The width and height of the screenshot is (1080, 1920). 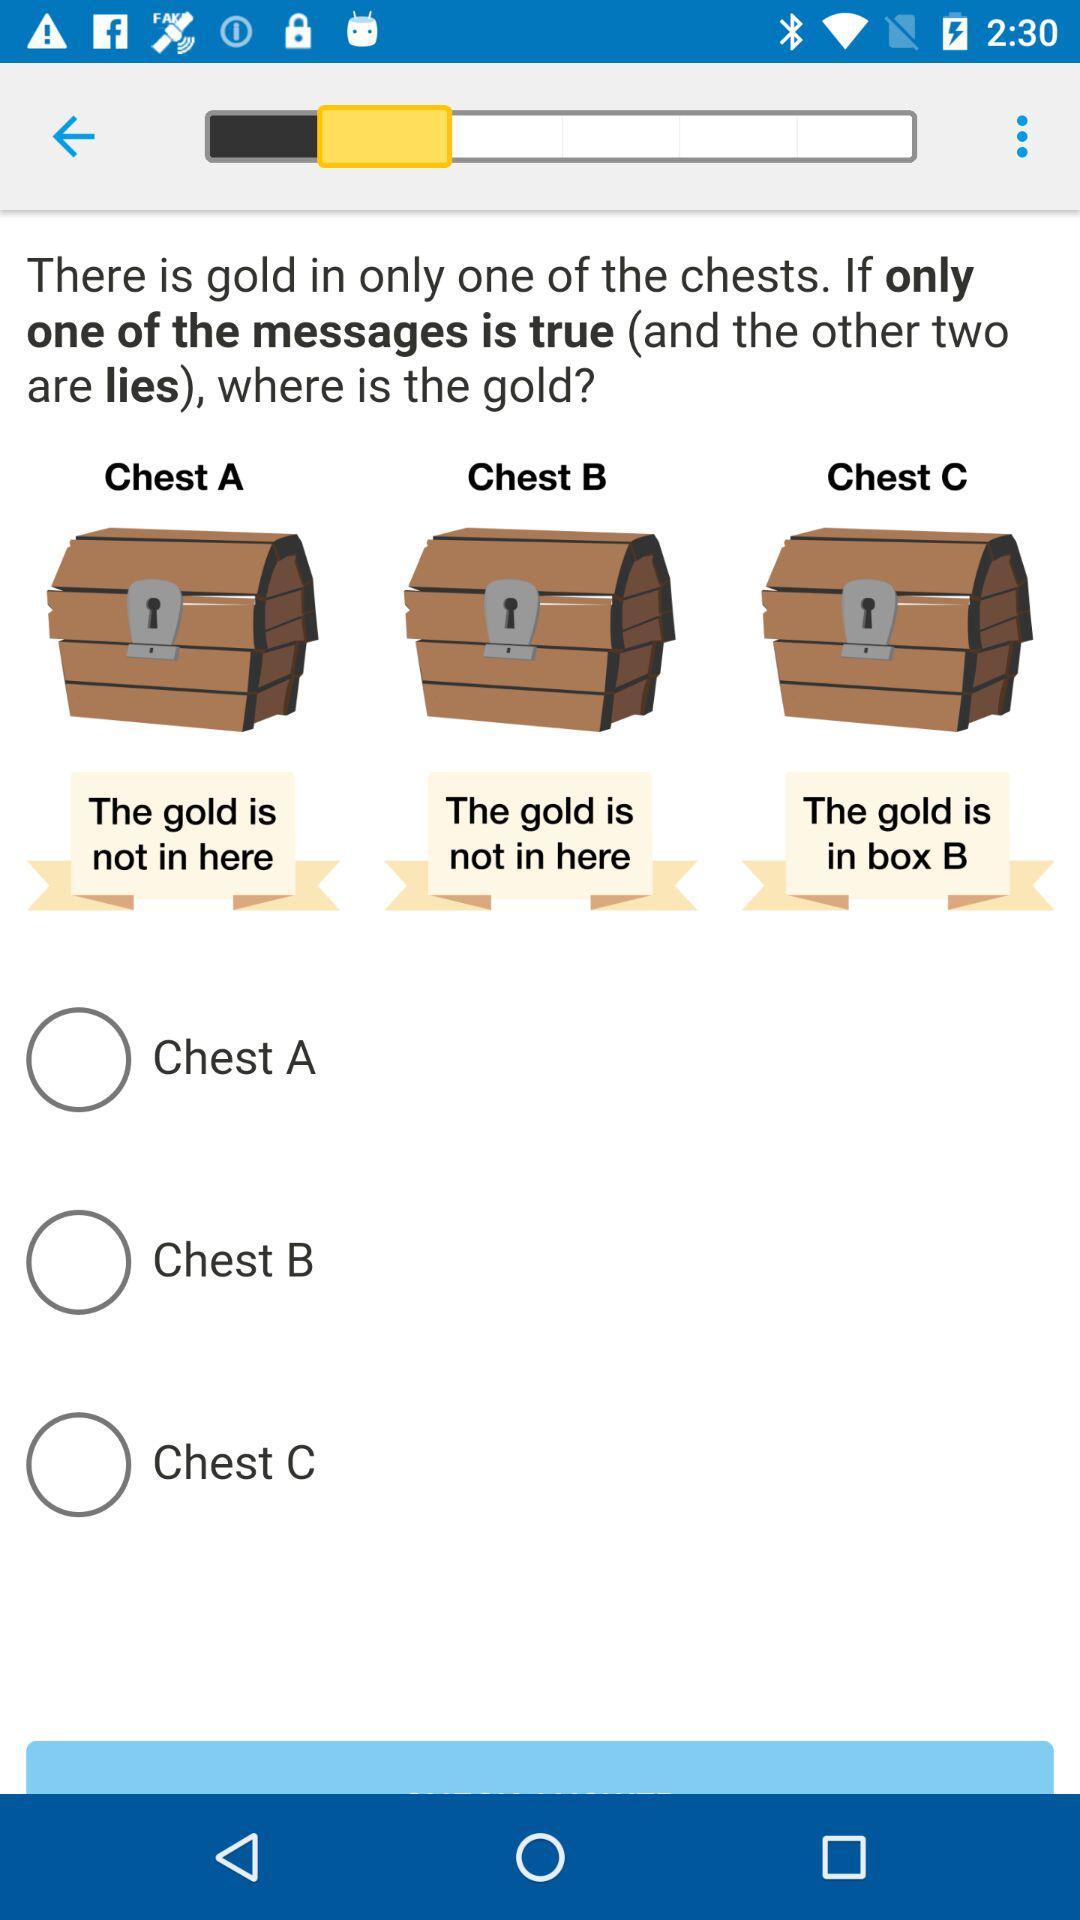 What do you see at coordinates (601, 1260) in the screenshot?
I see `chest selection` at bounding box center [601, 1260].